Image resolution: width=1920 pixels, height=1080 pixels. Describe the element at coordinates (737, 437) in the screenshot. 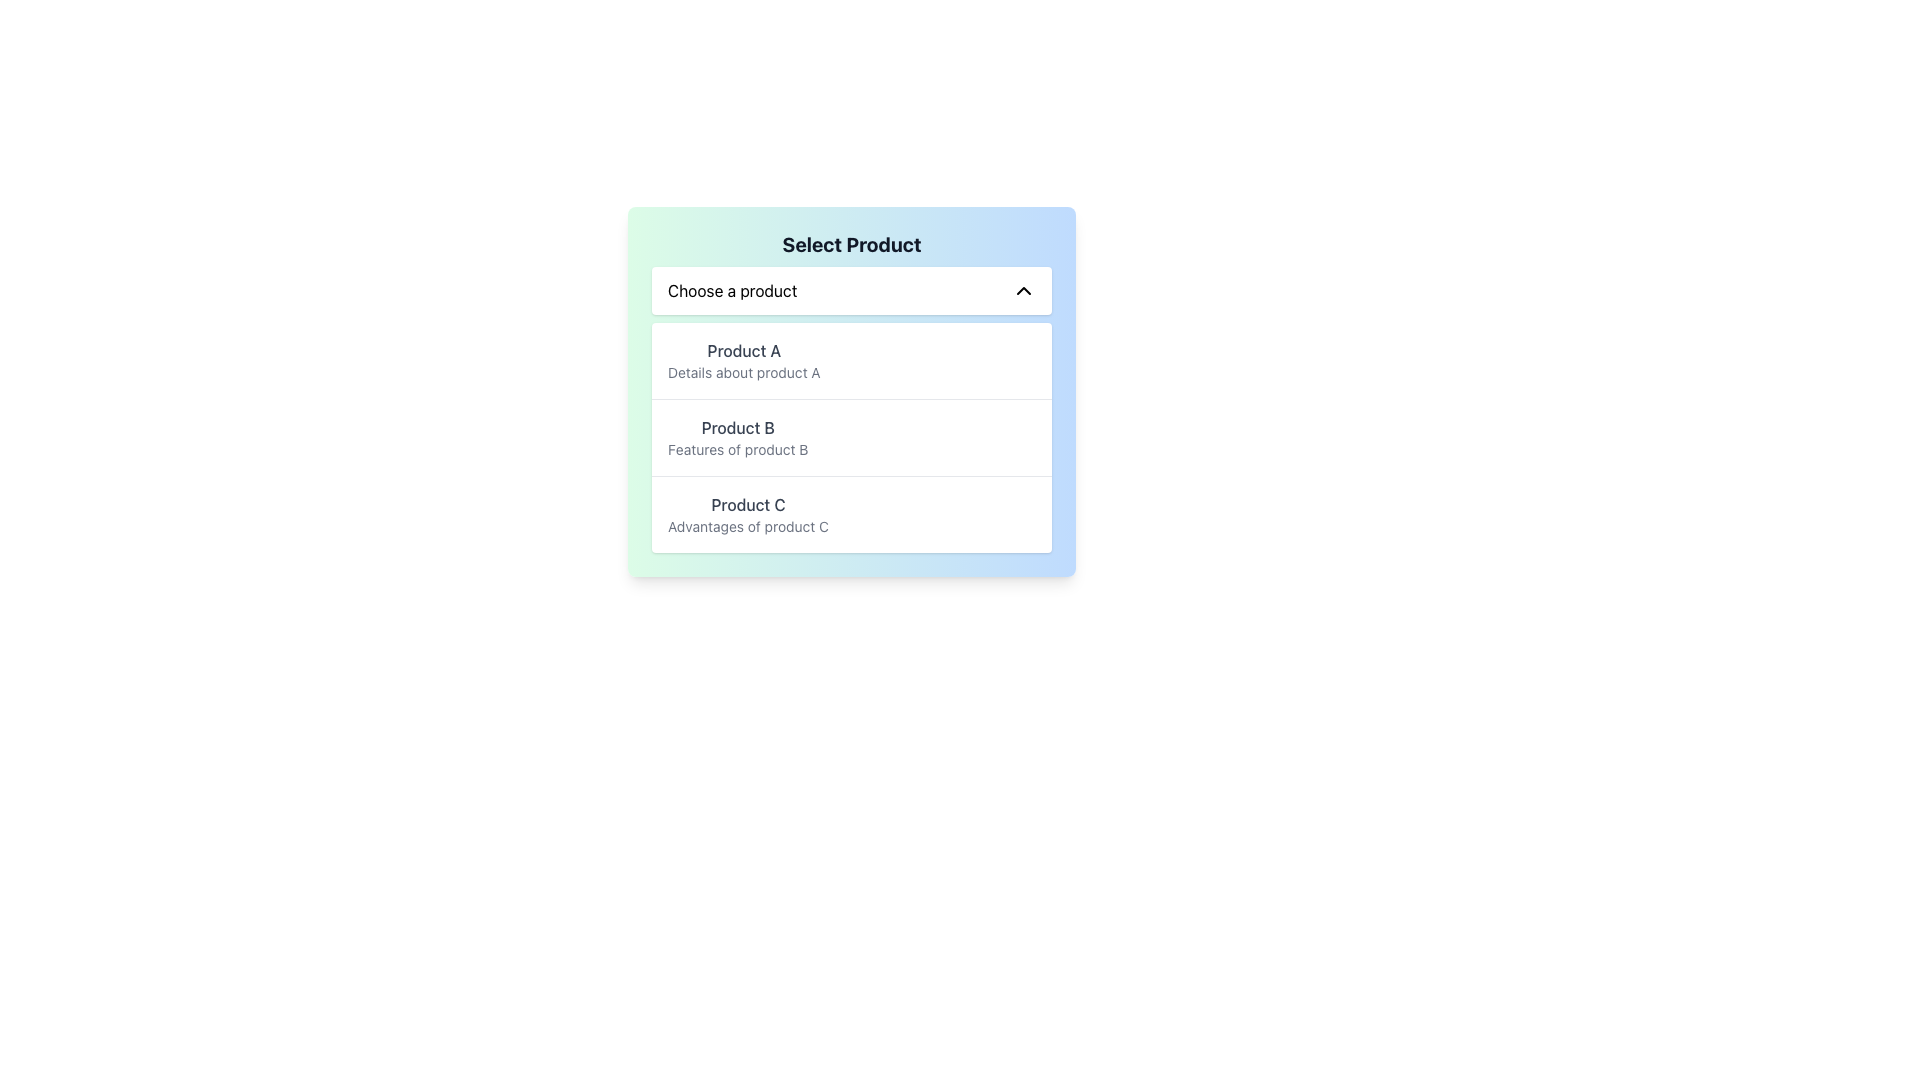

I see `the text display block labeled 'Product B' which is the second item in a vertical list of products in the dropdown selection` at that location.